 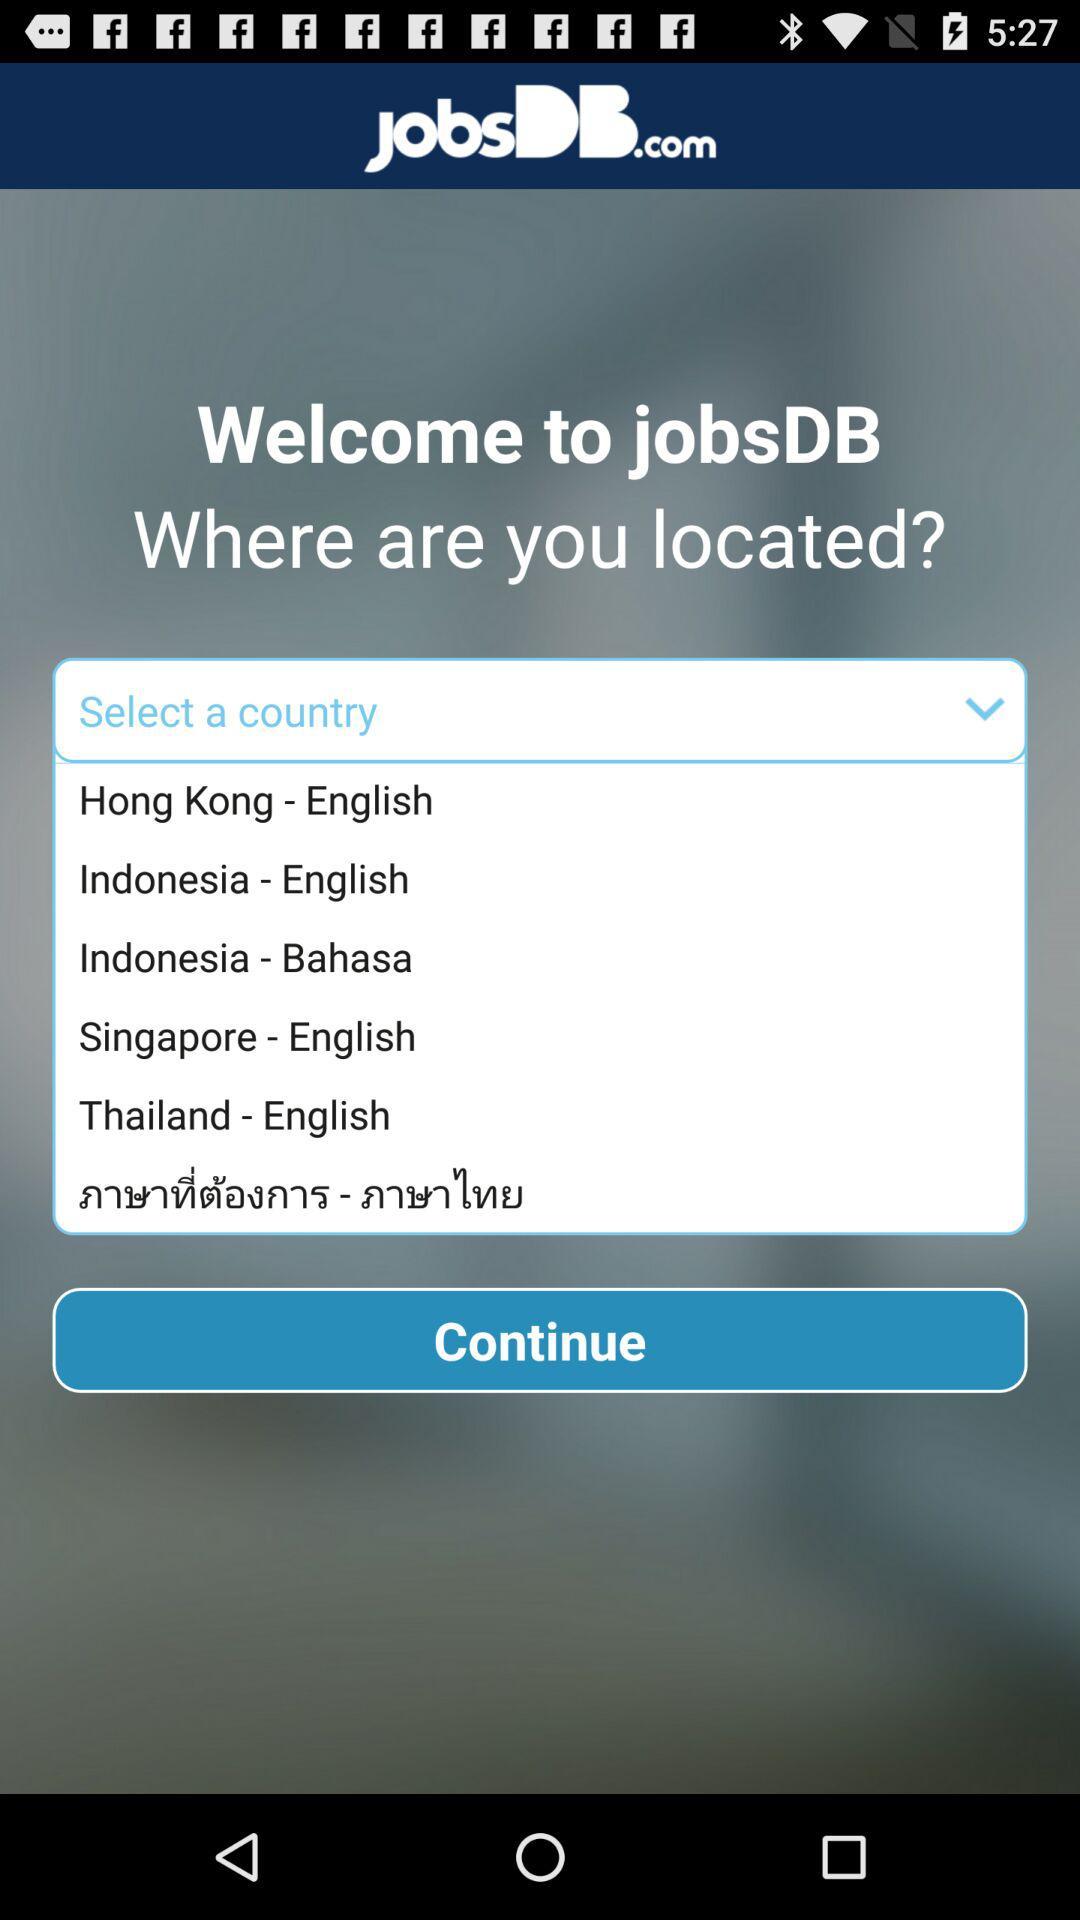 What do you see at coordinates (545, 877) in the screenshot?
I see `the indonesia - english` at bounding box center [545, 877].